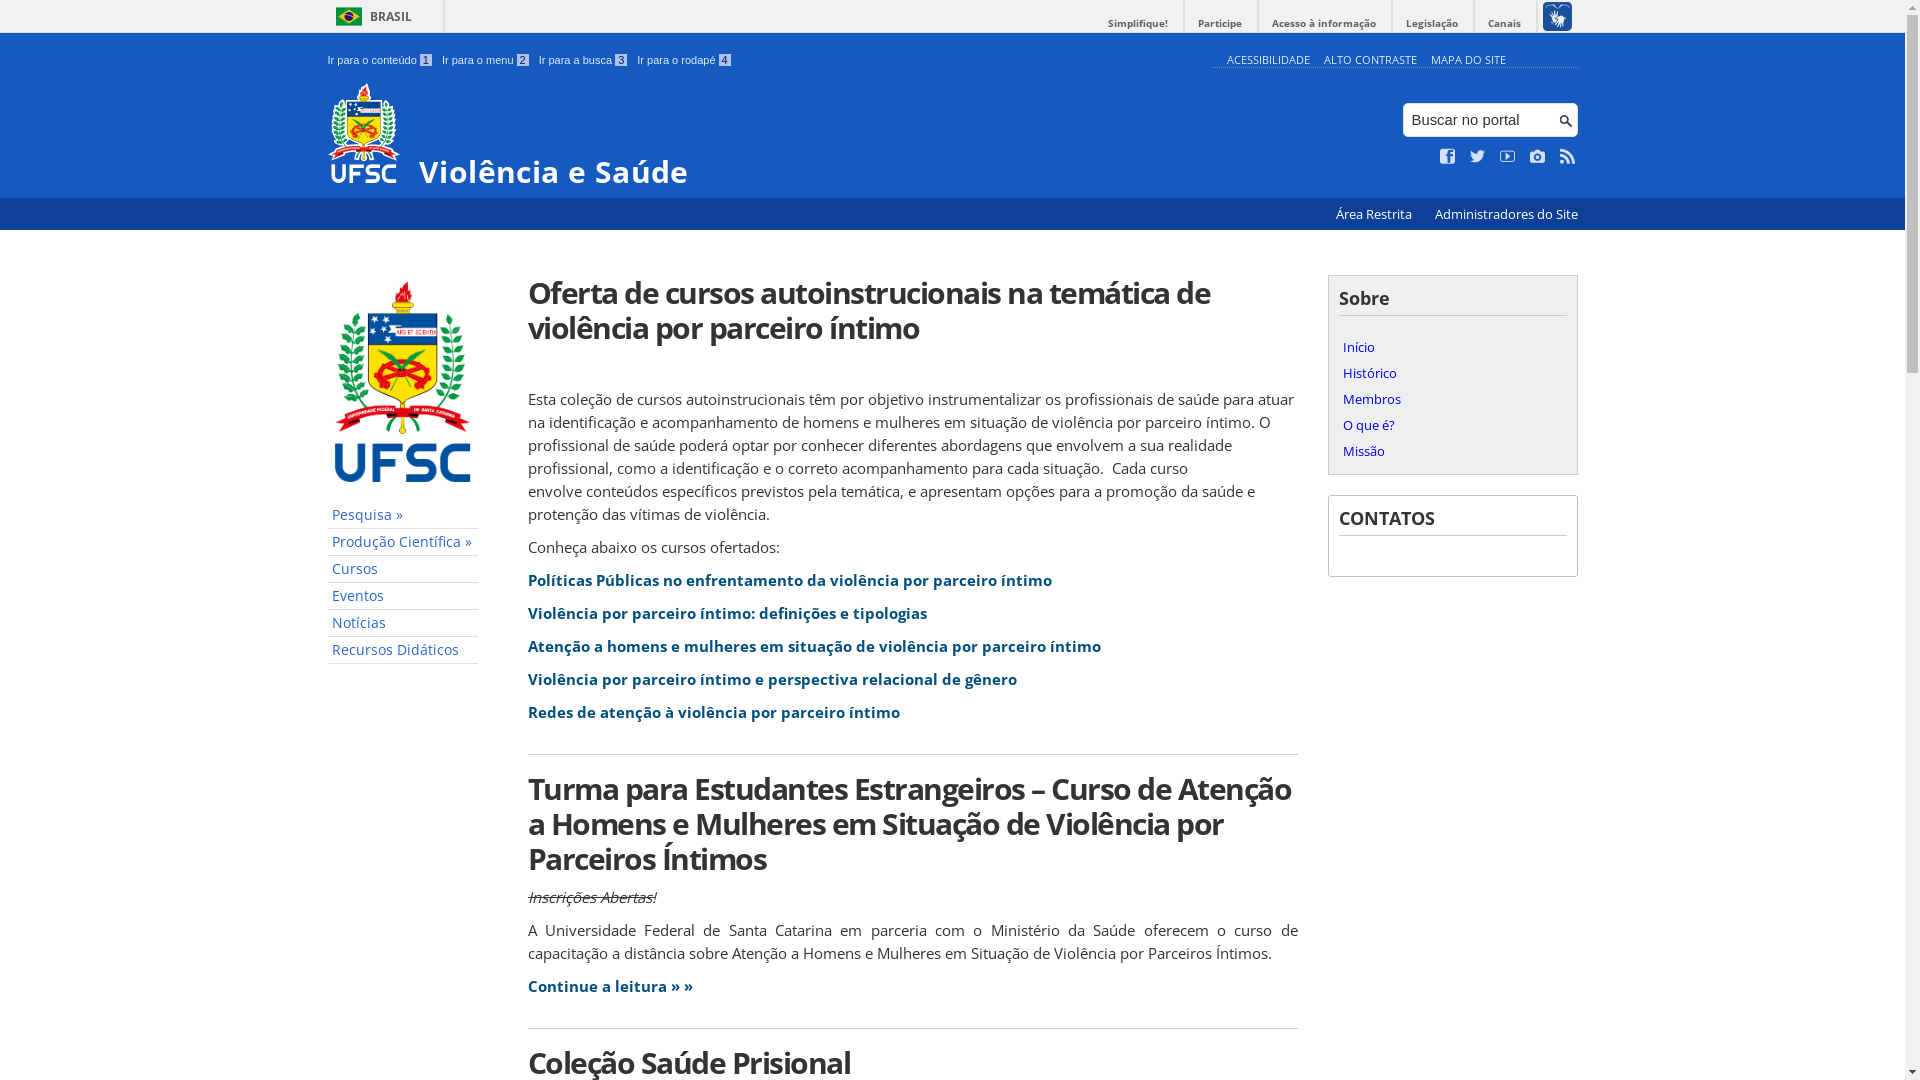 The width and height of the screenshot is (1920, 1080). I want to click on 'Eventos', so click(402, 595).